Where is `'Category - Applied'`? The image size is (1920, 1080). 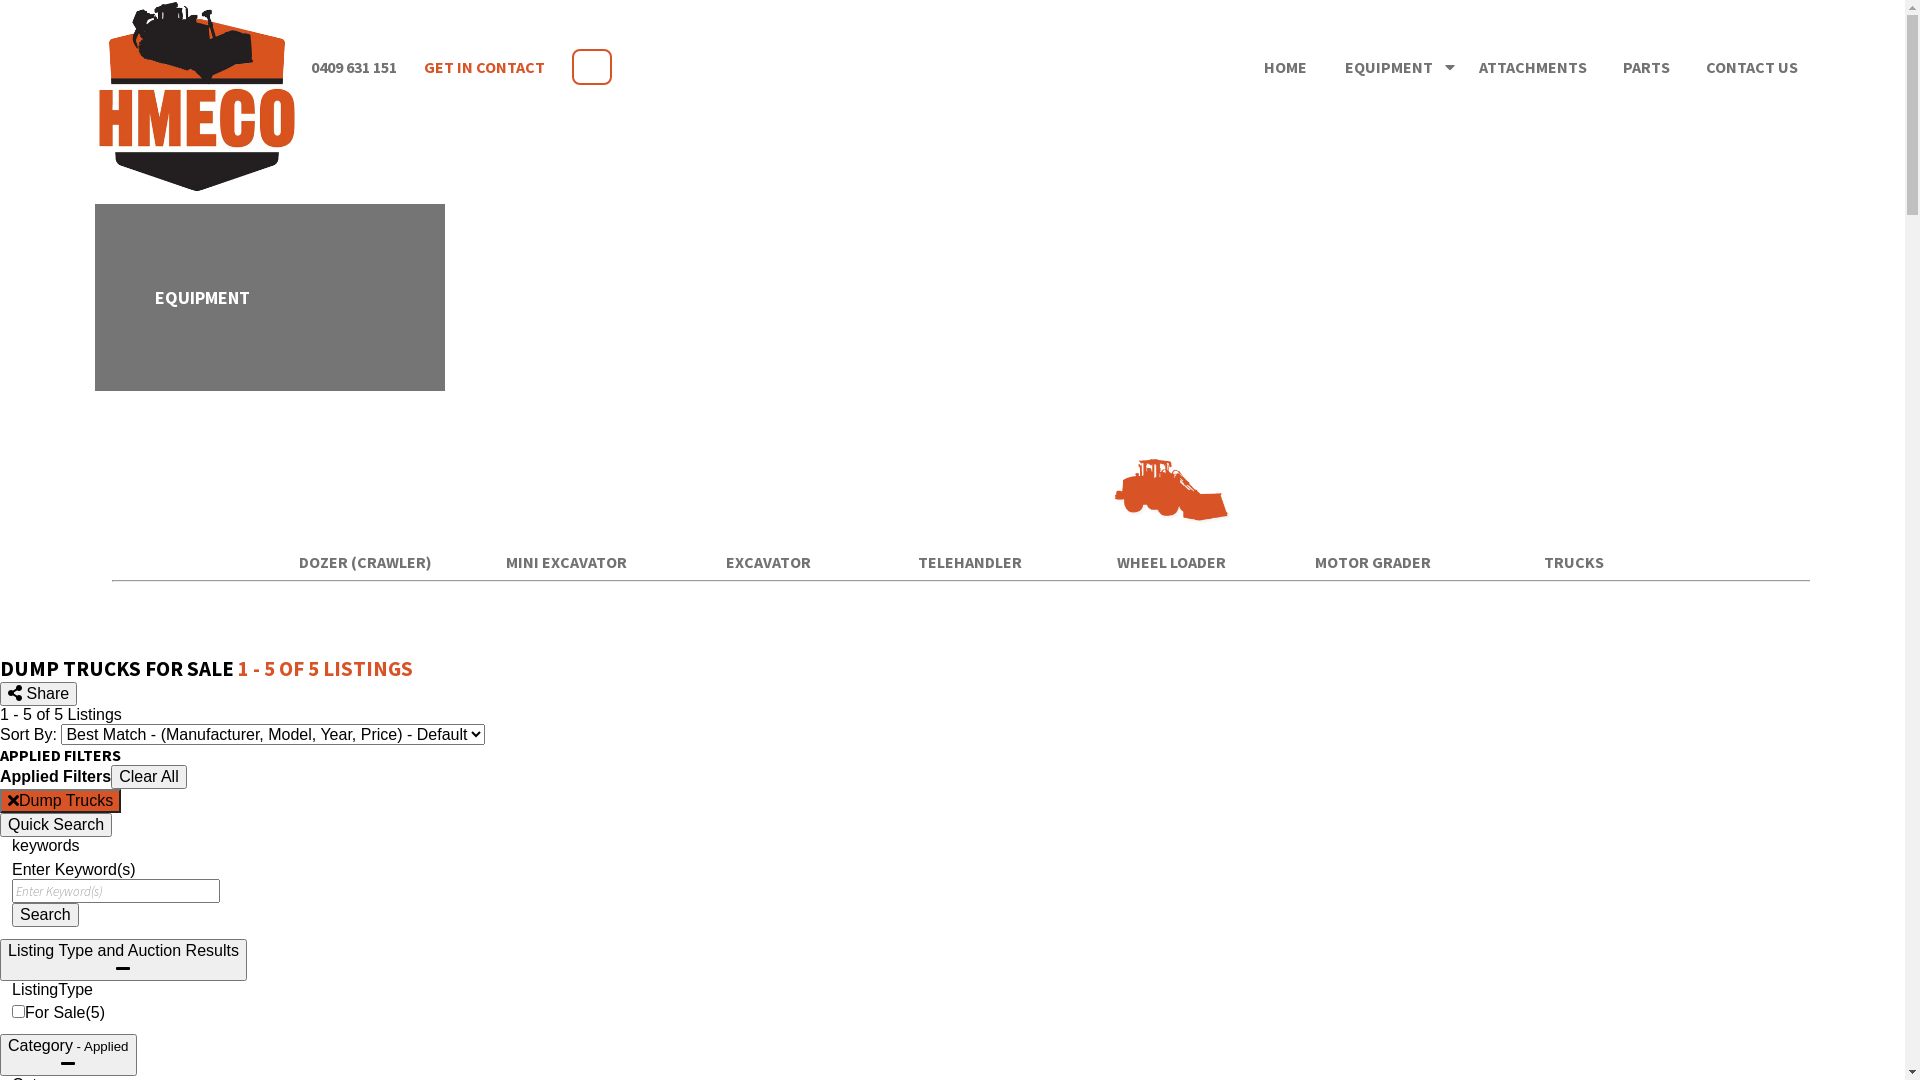 'Category - Applied' is located at coordinates (0, 1054).